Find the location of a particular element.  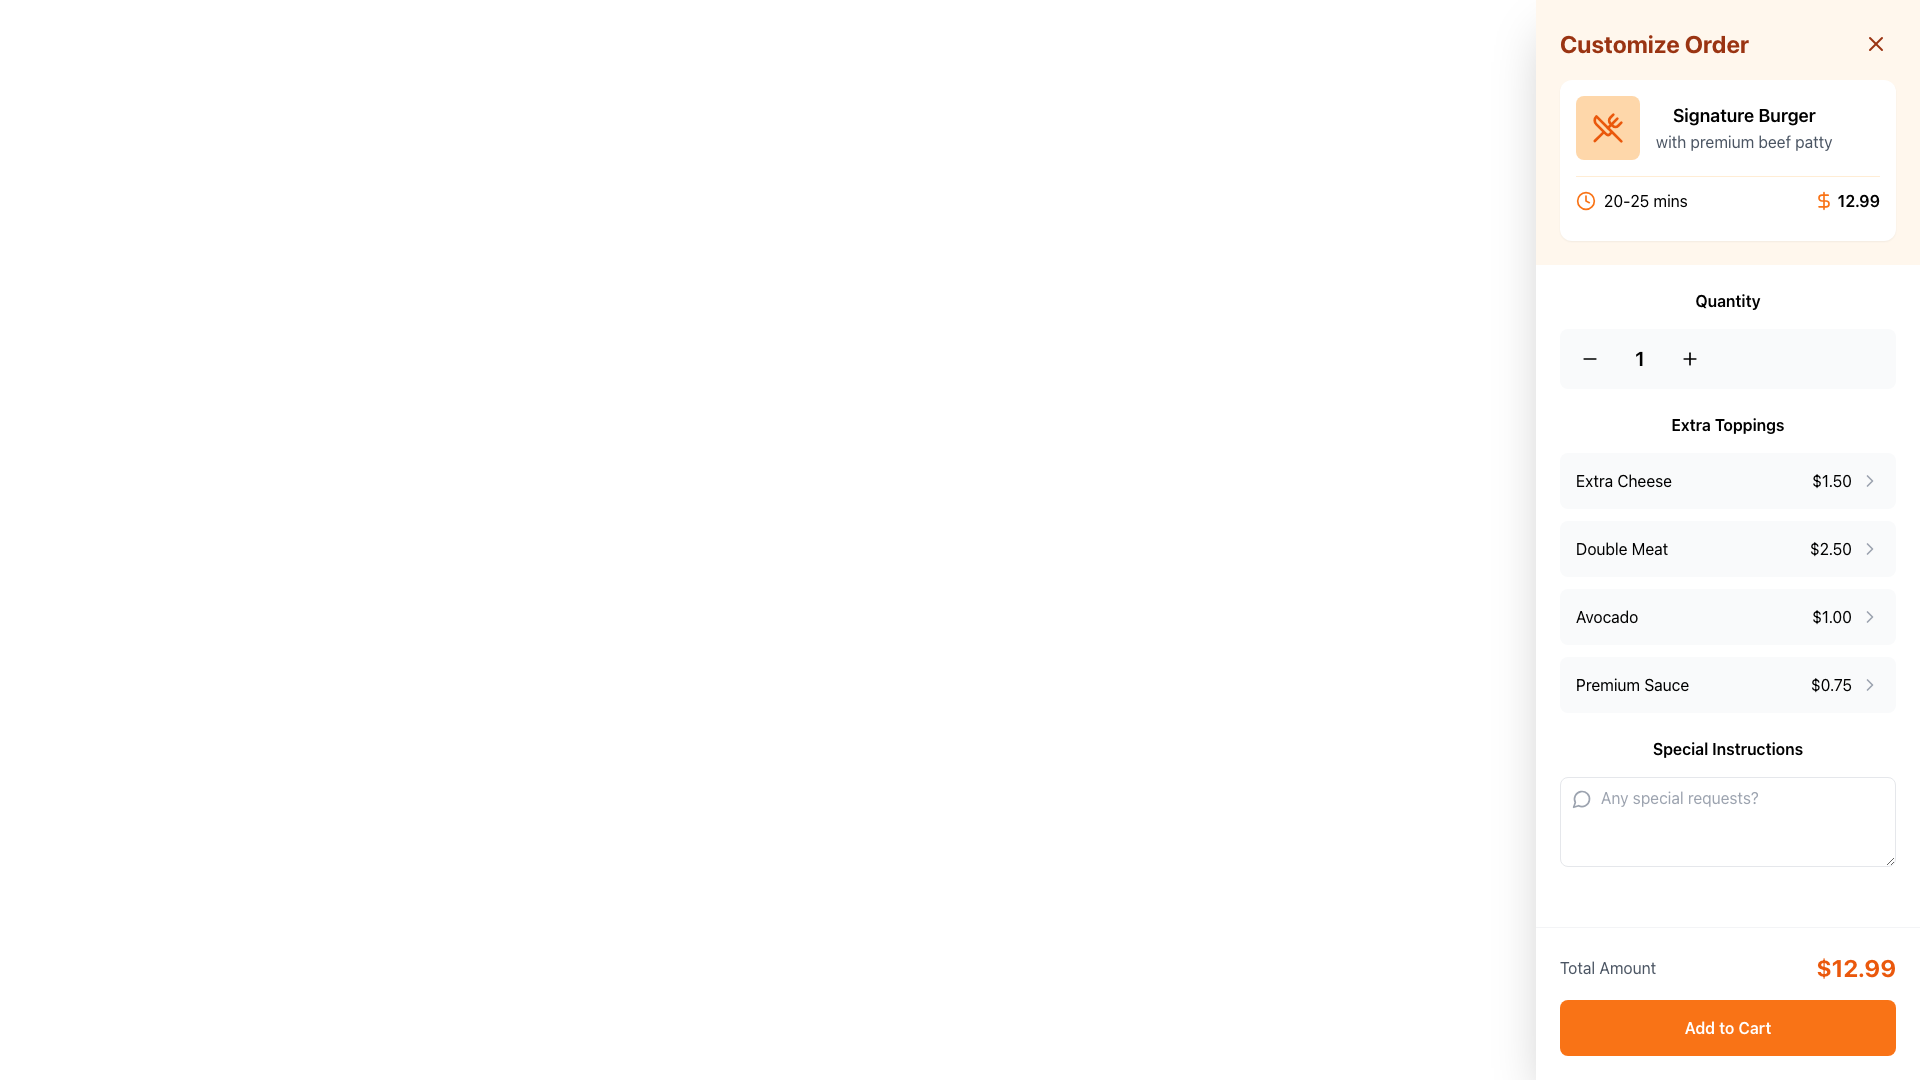

the text label 'Total Amount' displayed in gray font on the right sidebar, positioned before the bolded price value in orange is located at coordinates (1608, 967).